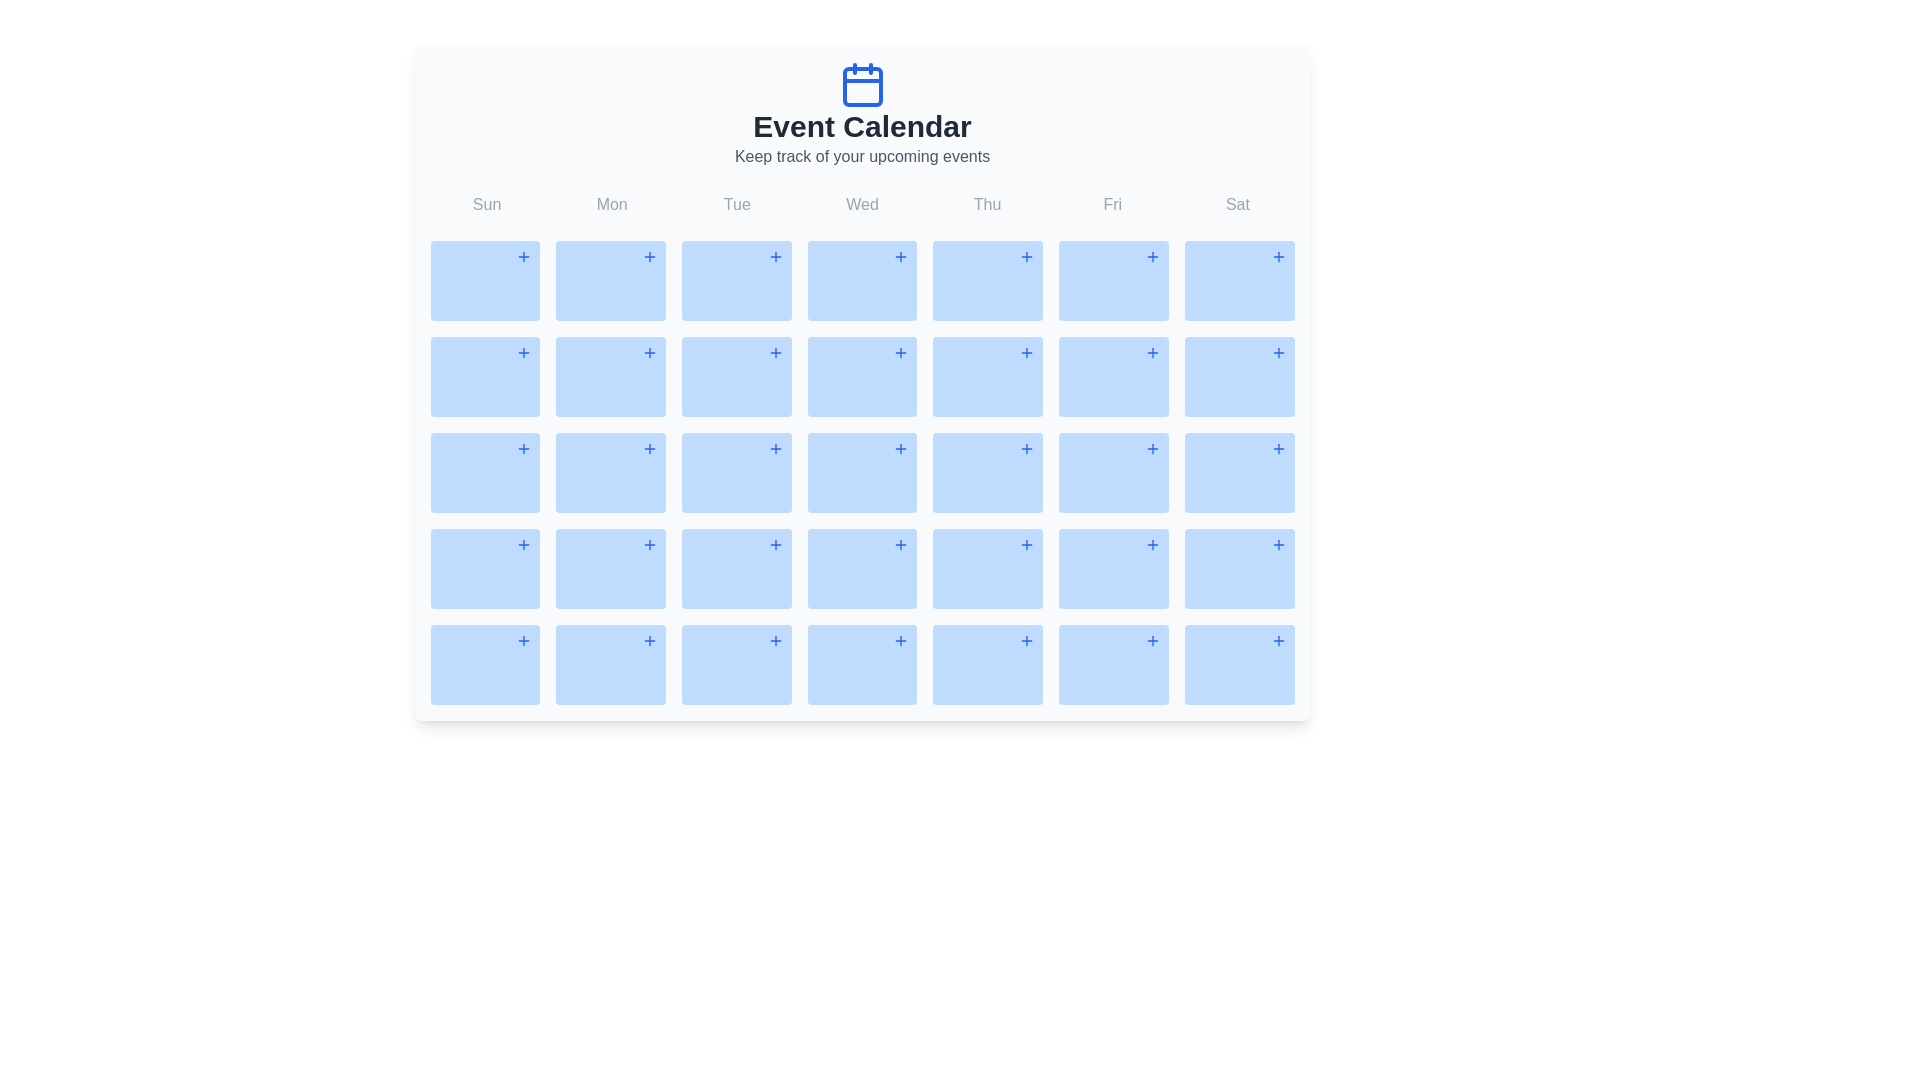 This screenshot has width=1920, height=1080. I want to click on the blue plus icon button located in the top-right corner of the third row and third column tile, so click(774, 544).